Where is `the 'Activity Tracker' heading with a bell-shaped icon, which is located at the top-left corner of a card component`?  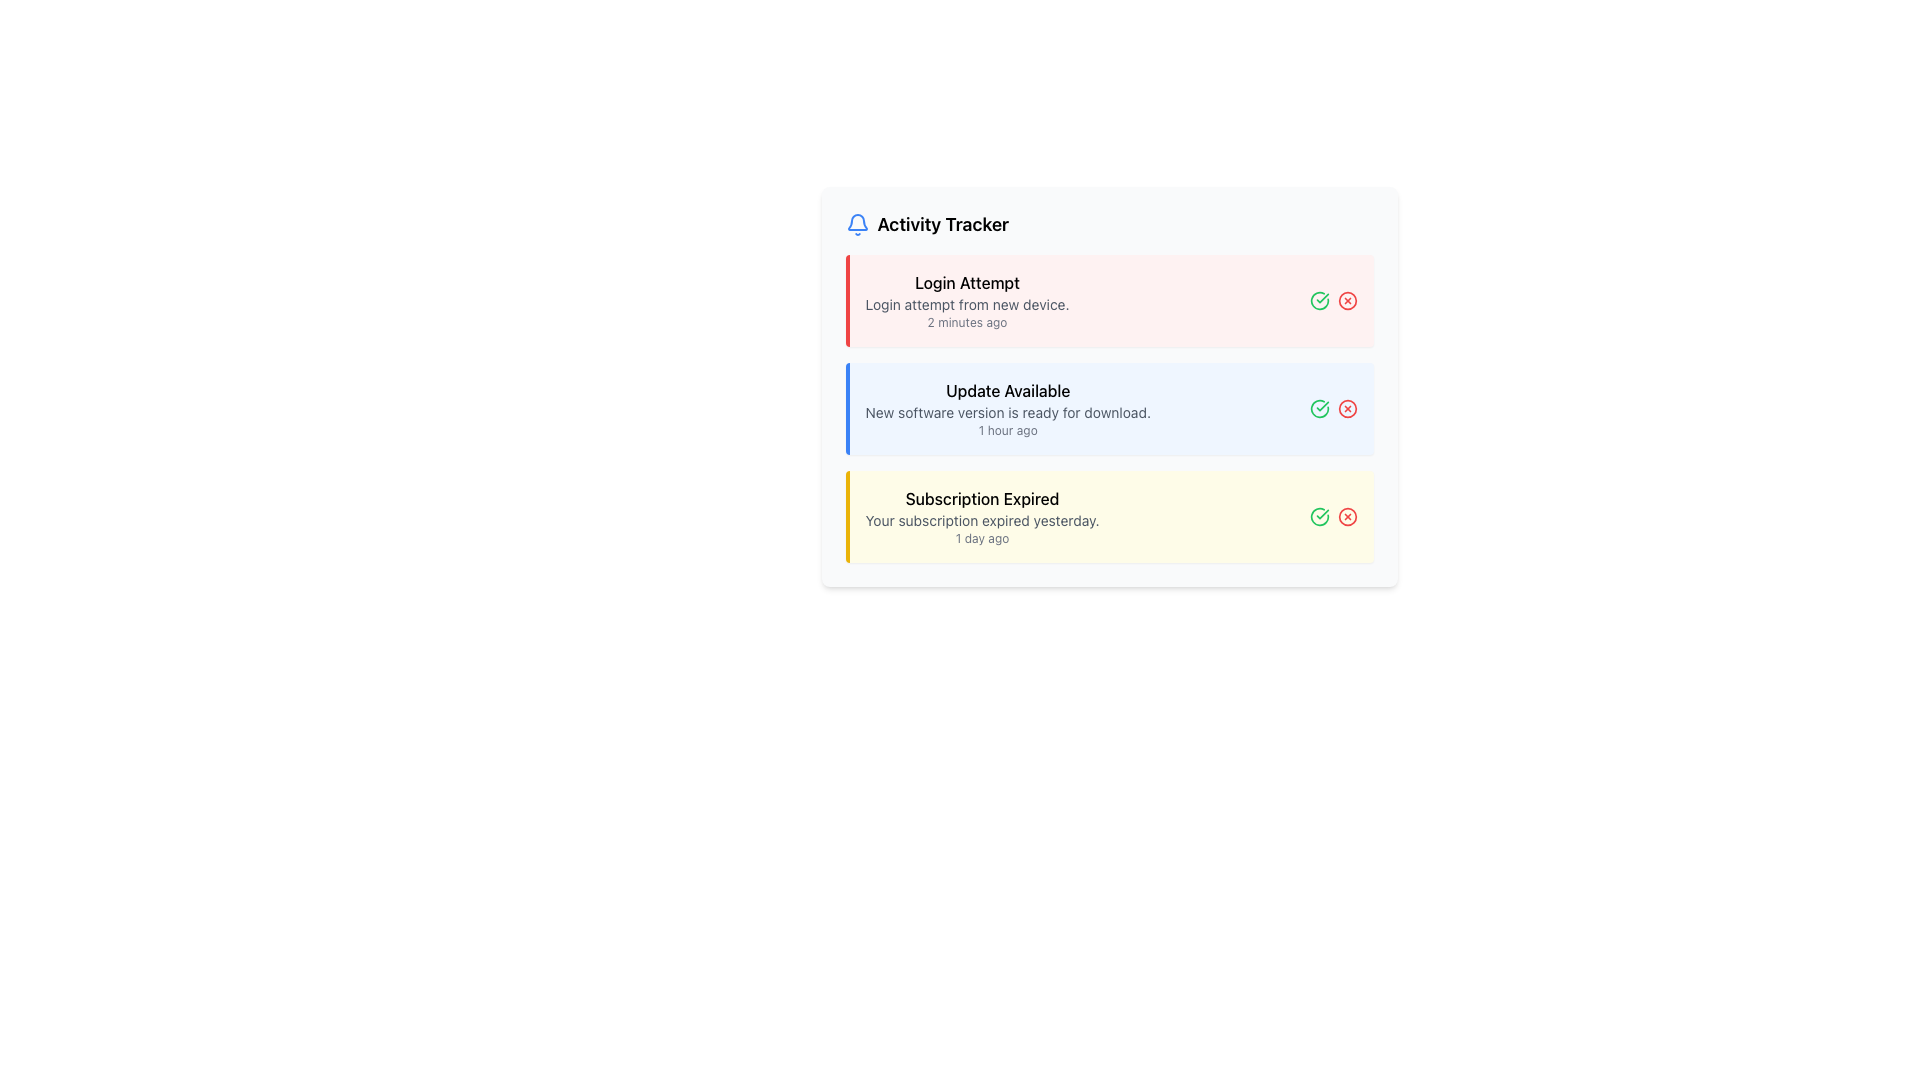 the 'Activity Tracker' heading with a bell-shaped icon, which is located at the top-left corner of a card component is located at coordinates (926, 224).